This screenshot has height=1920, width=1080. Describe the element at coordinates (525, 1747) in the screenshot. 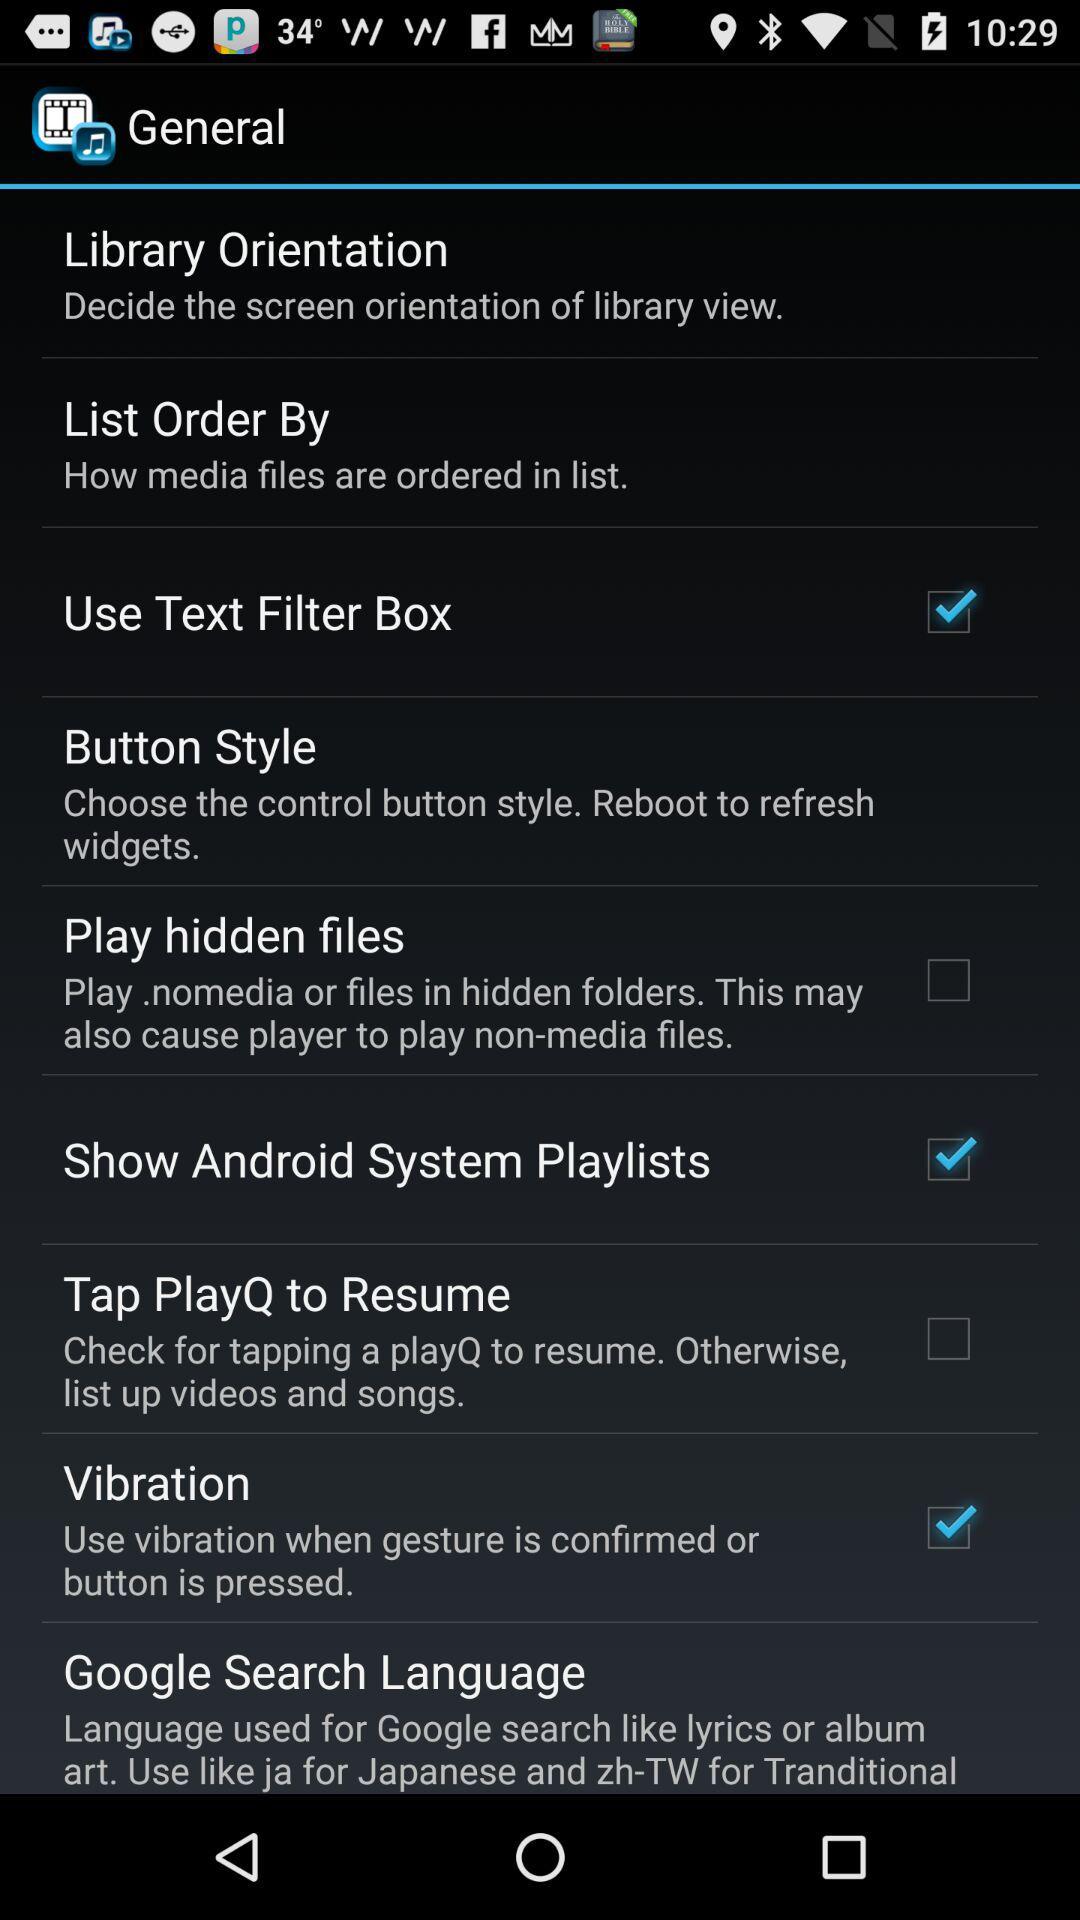

I see `item below google search language` at that location.